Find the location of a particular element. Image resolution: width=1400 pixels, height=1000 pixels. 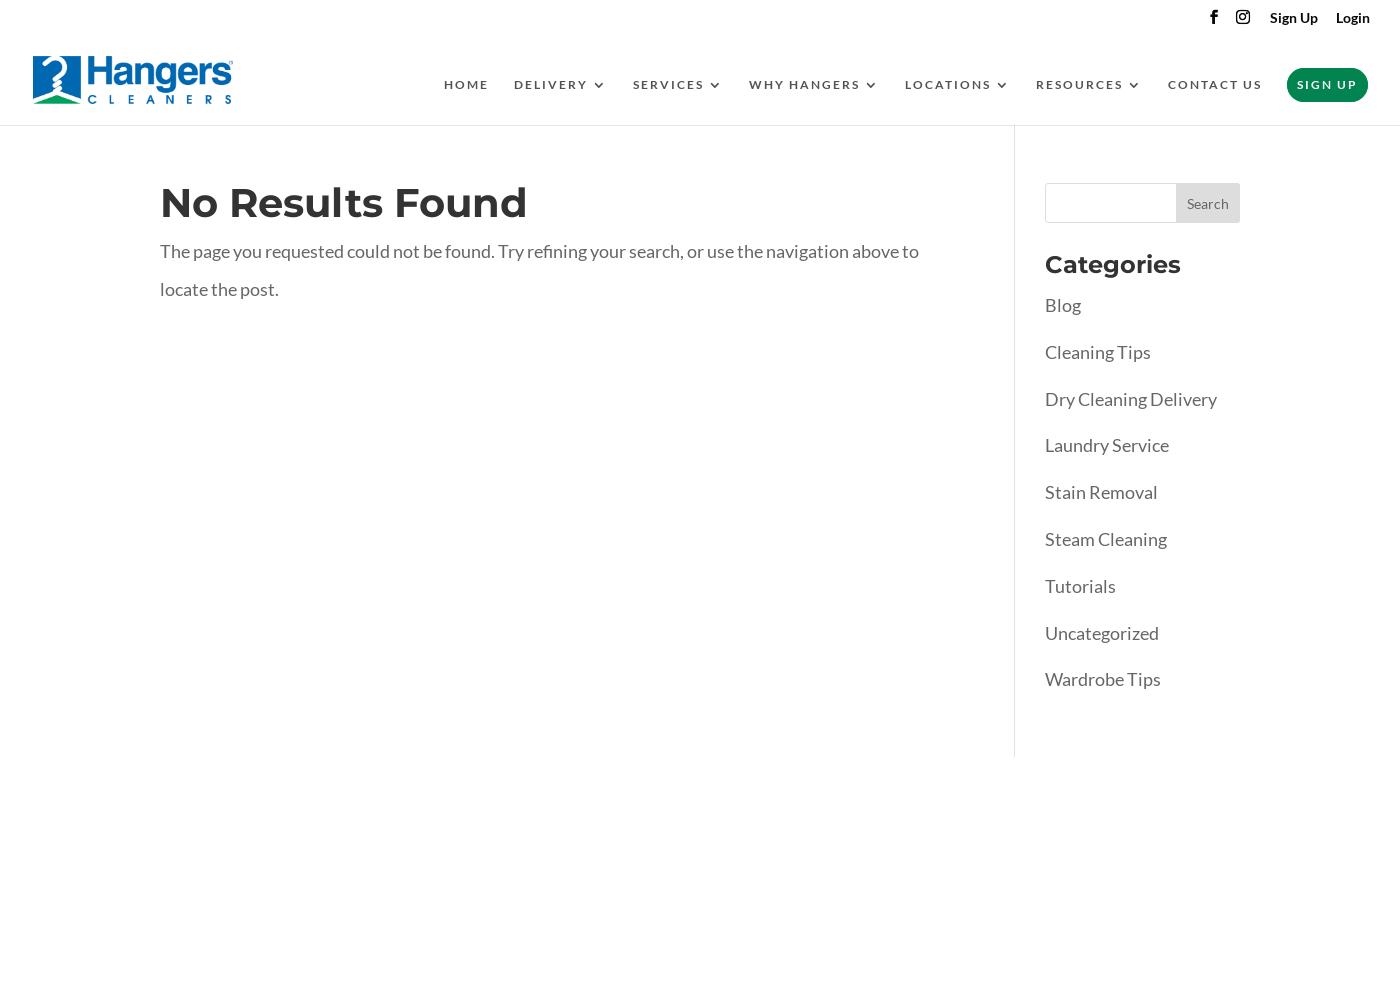

'Resources' is located at coordinates (1079, 83).